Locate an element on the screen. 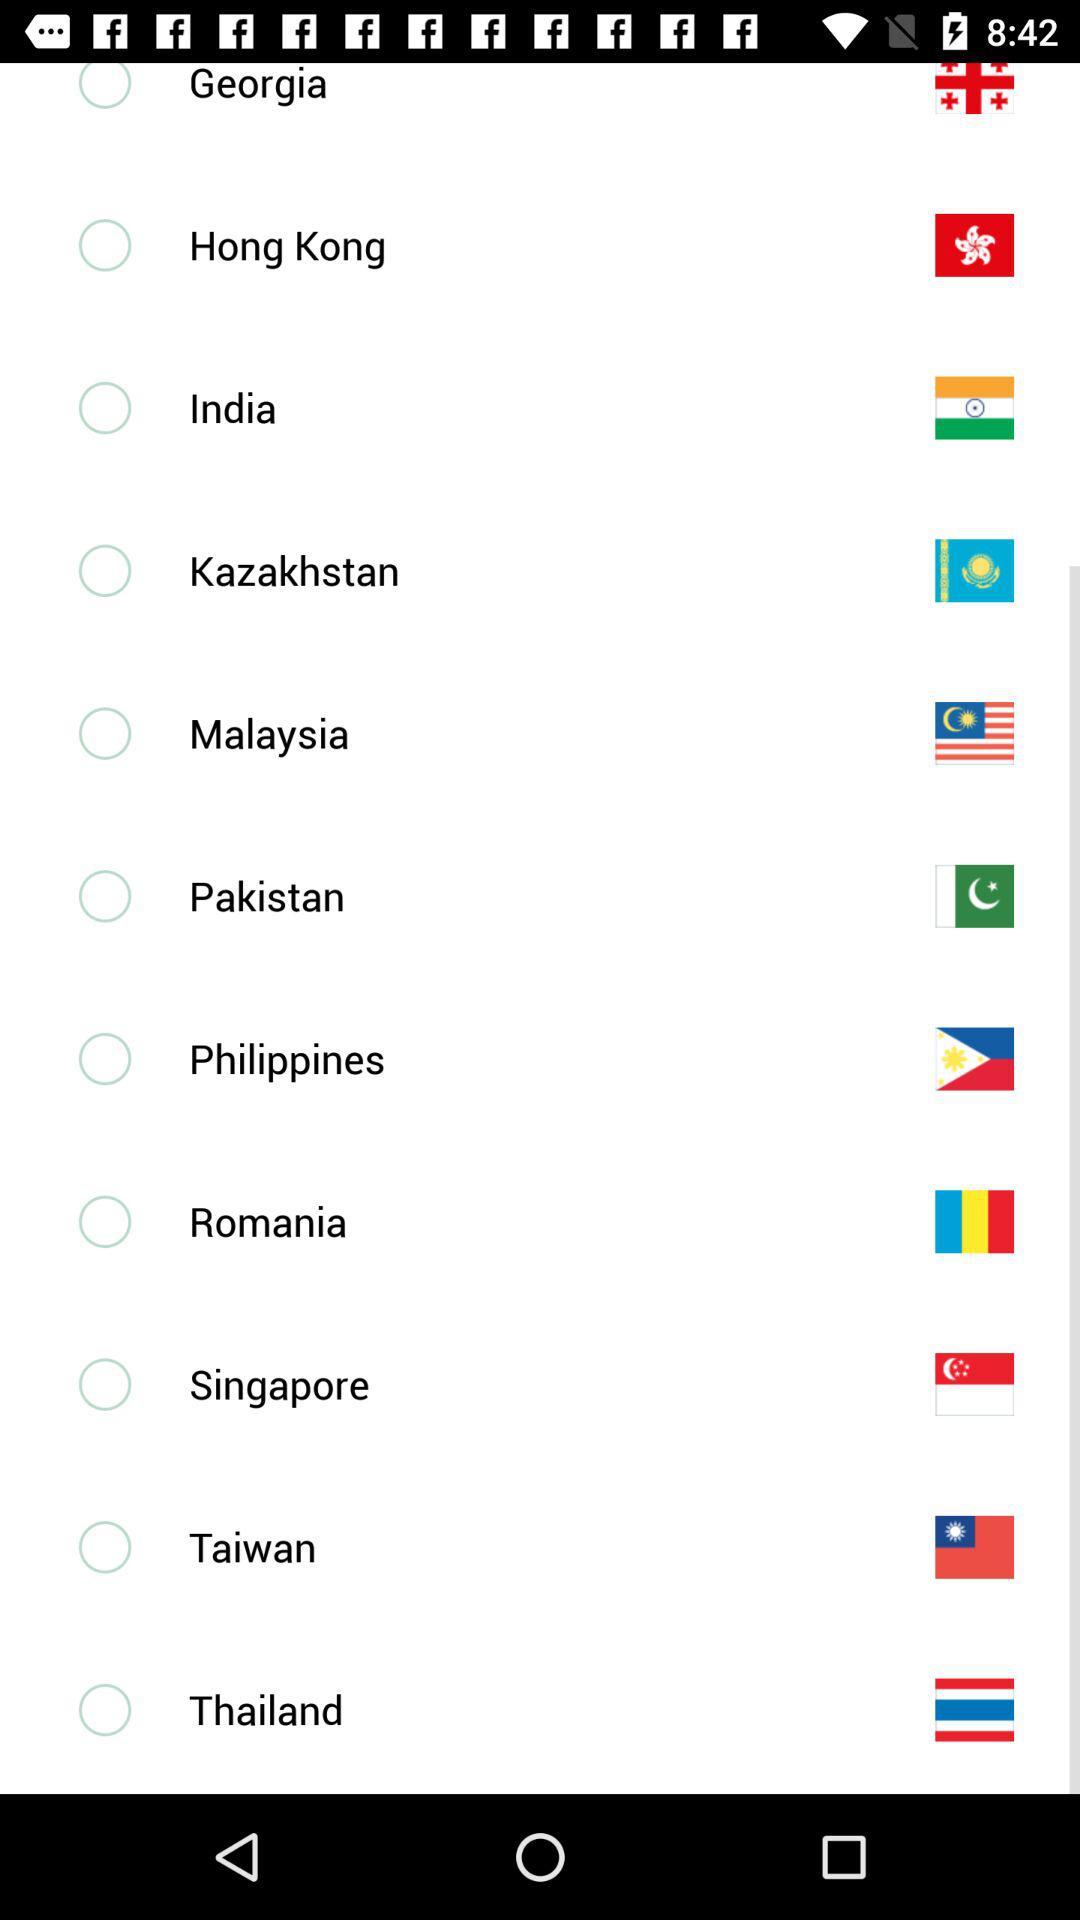 Image resolution: width=1080 pixels, height=1920 pixels. singapore is located at coordinates (528, 1383).